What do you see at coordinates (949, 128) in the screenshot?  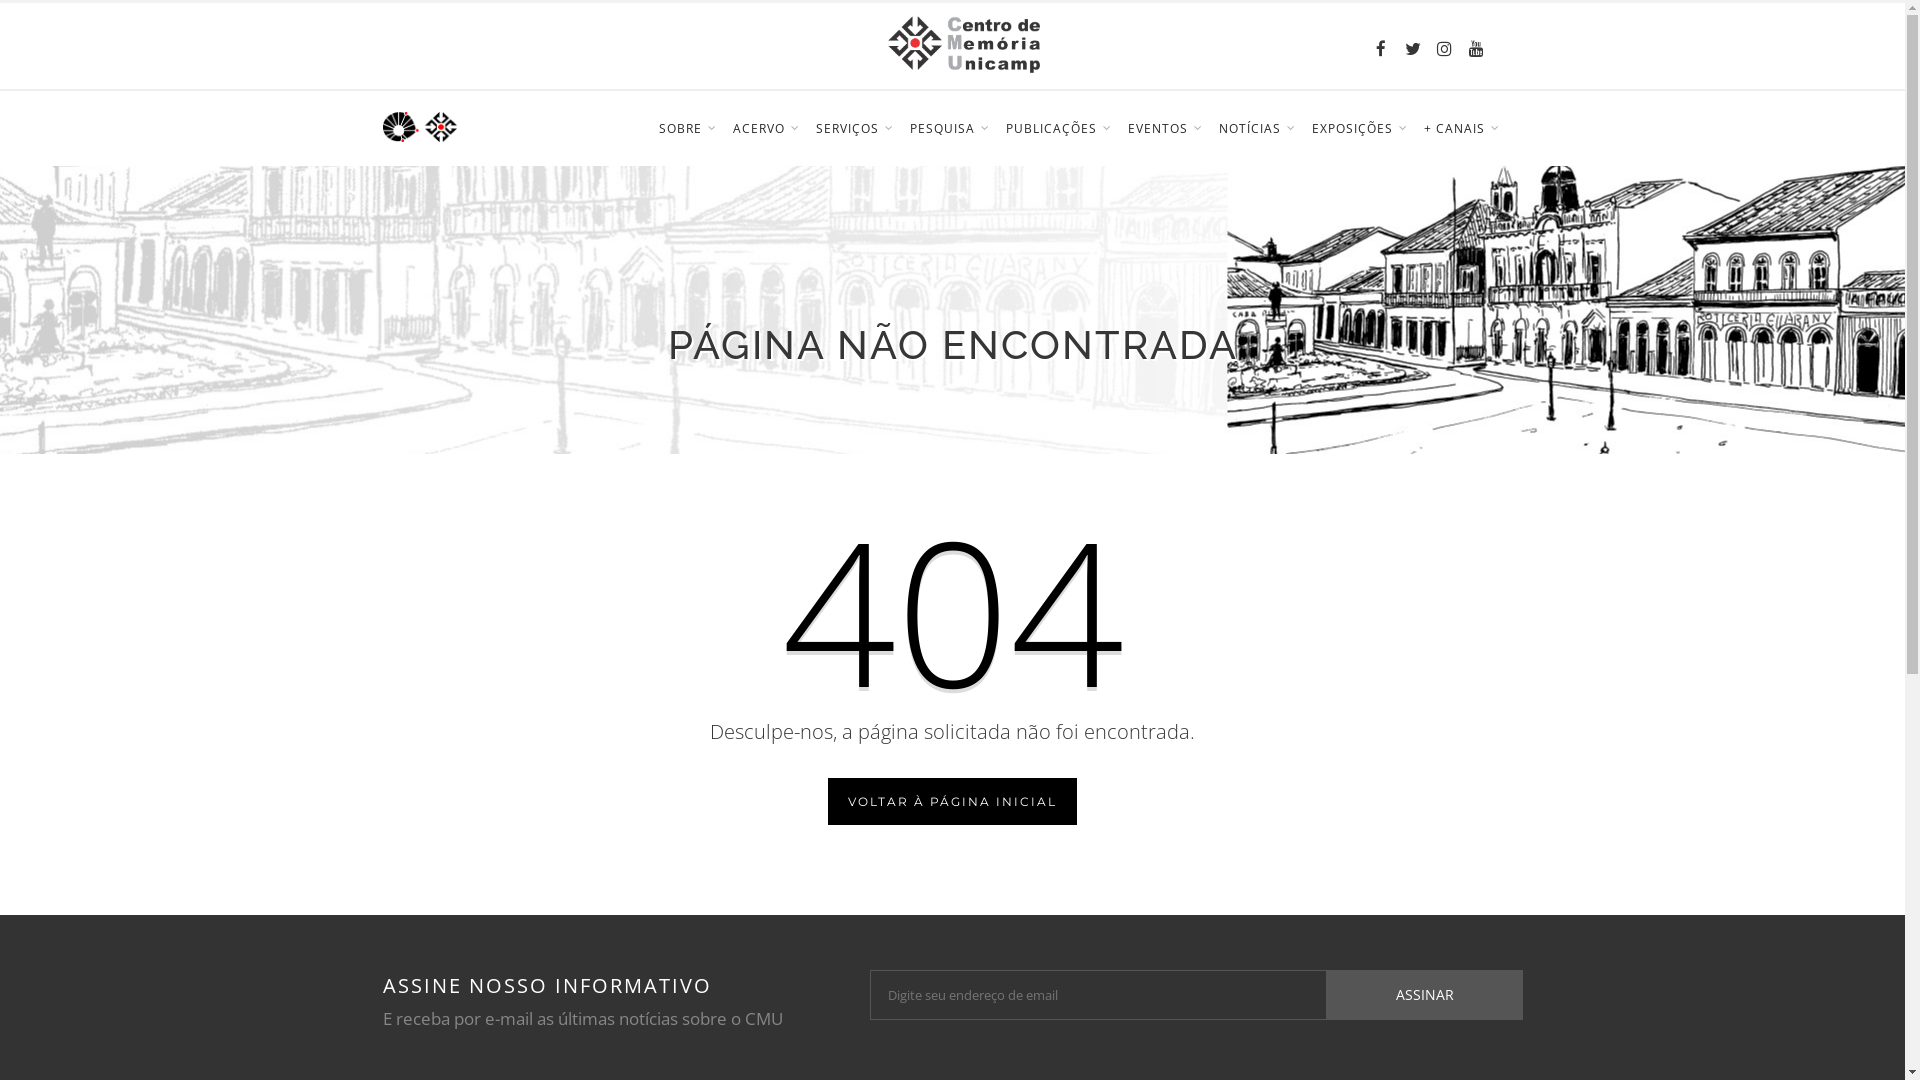 I see `'PESQUISA'` at bounding box center [949, 128].